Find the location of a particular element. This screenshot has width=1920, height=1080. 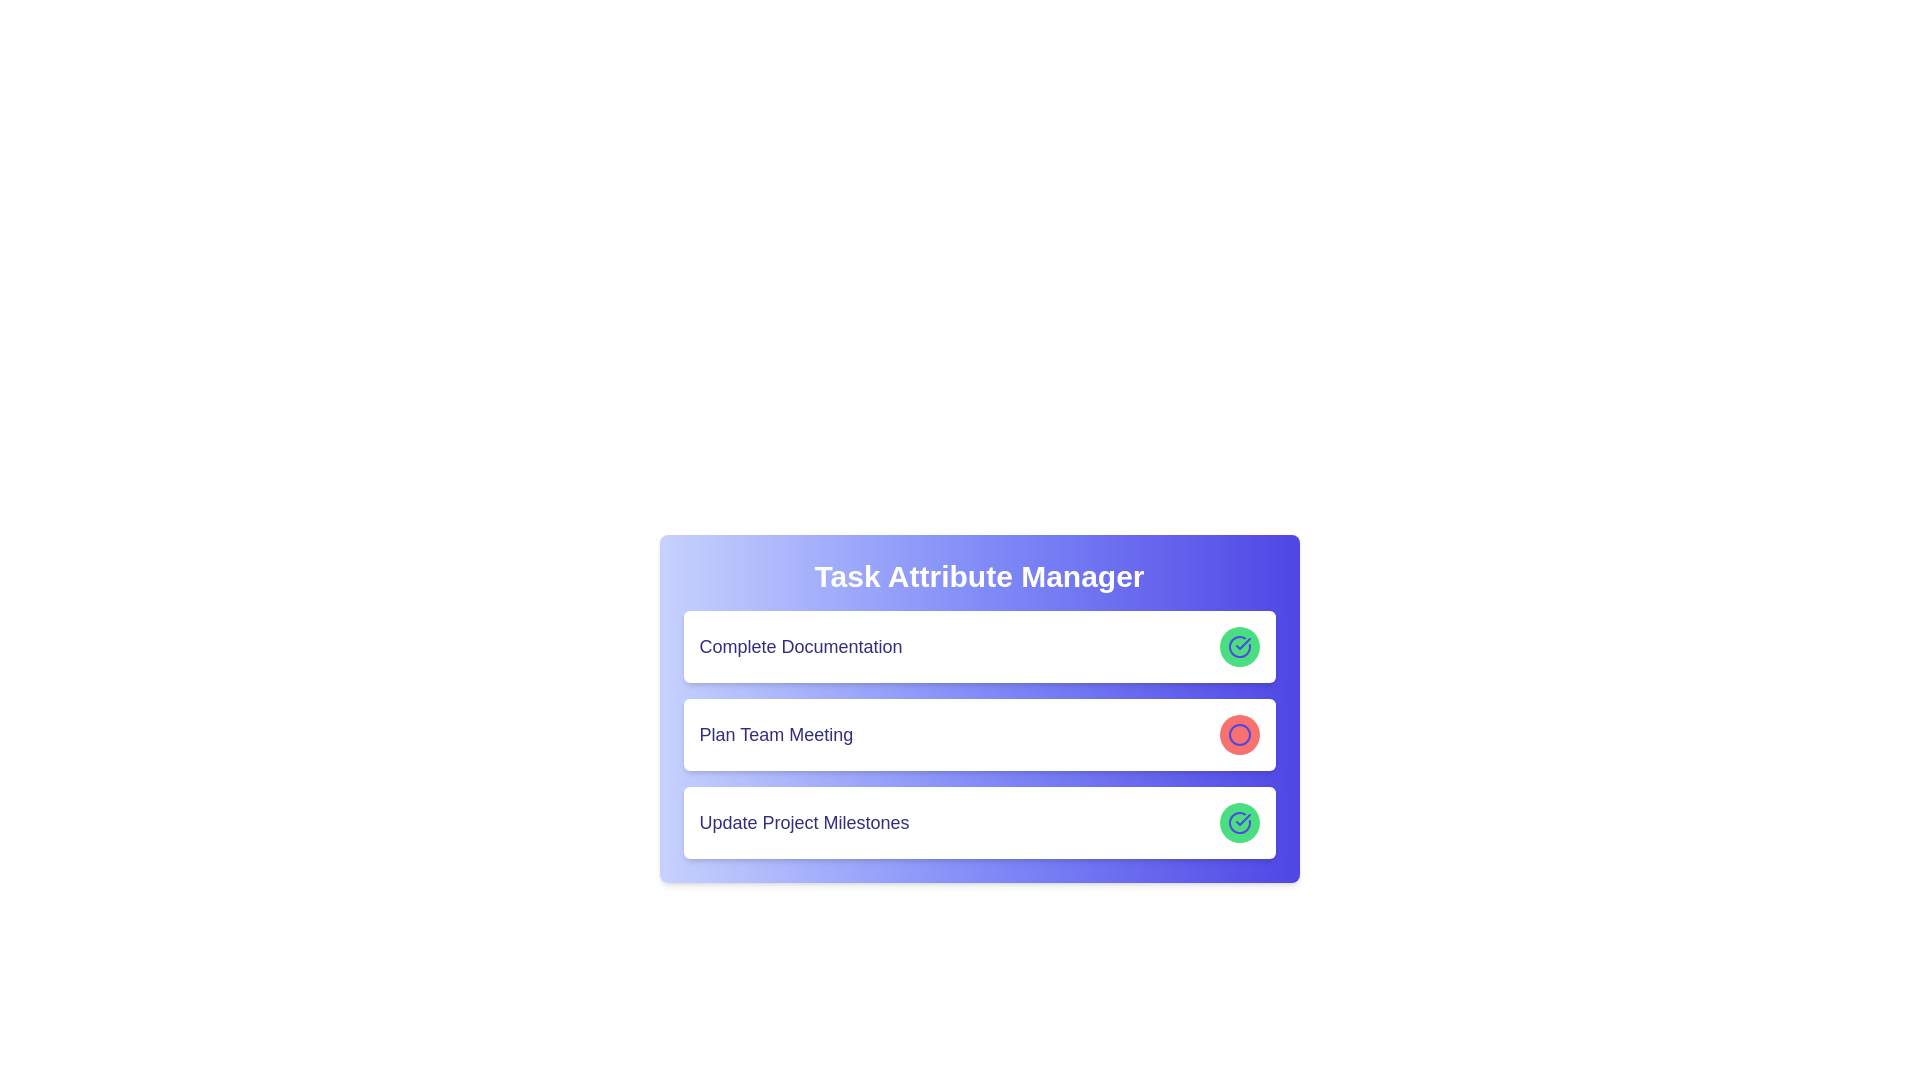

the completion status icon located in the first row of the task list, adjacent to the text 'Complete Documentation' is located at coordinates (1238, 647).